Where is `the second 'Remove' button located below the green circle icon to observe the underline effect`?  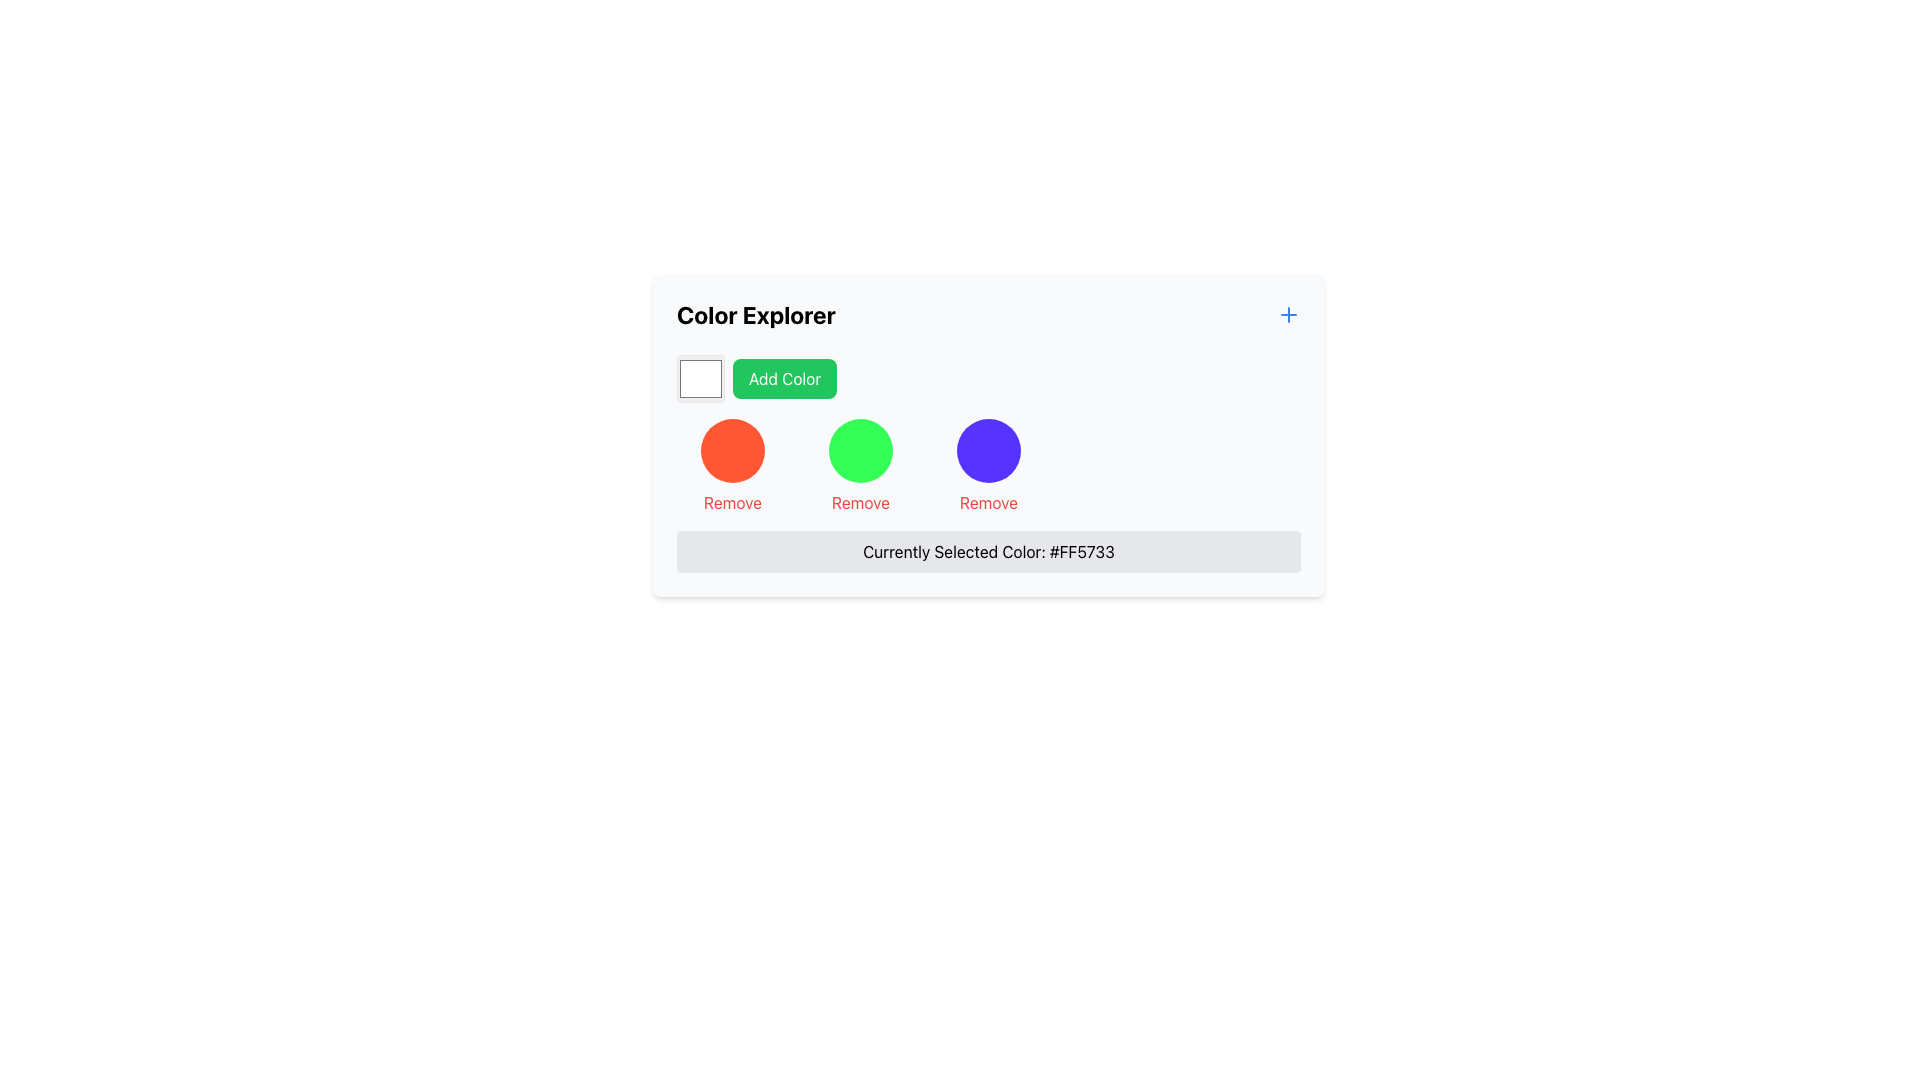 the second 'Remove' button located below the green circle icon to observe the underline effect is located at coordinates (860, 501).